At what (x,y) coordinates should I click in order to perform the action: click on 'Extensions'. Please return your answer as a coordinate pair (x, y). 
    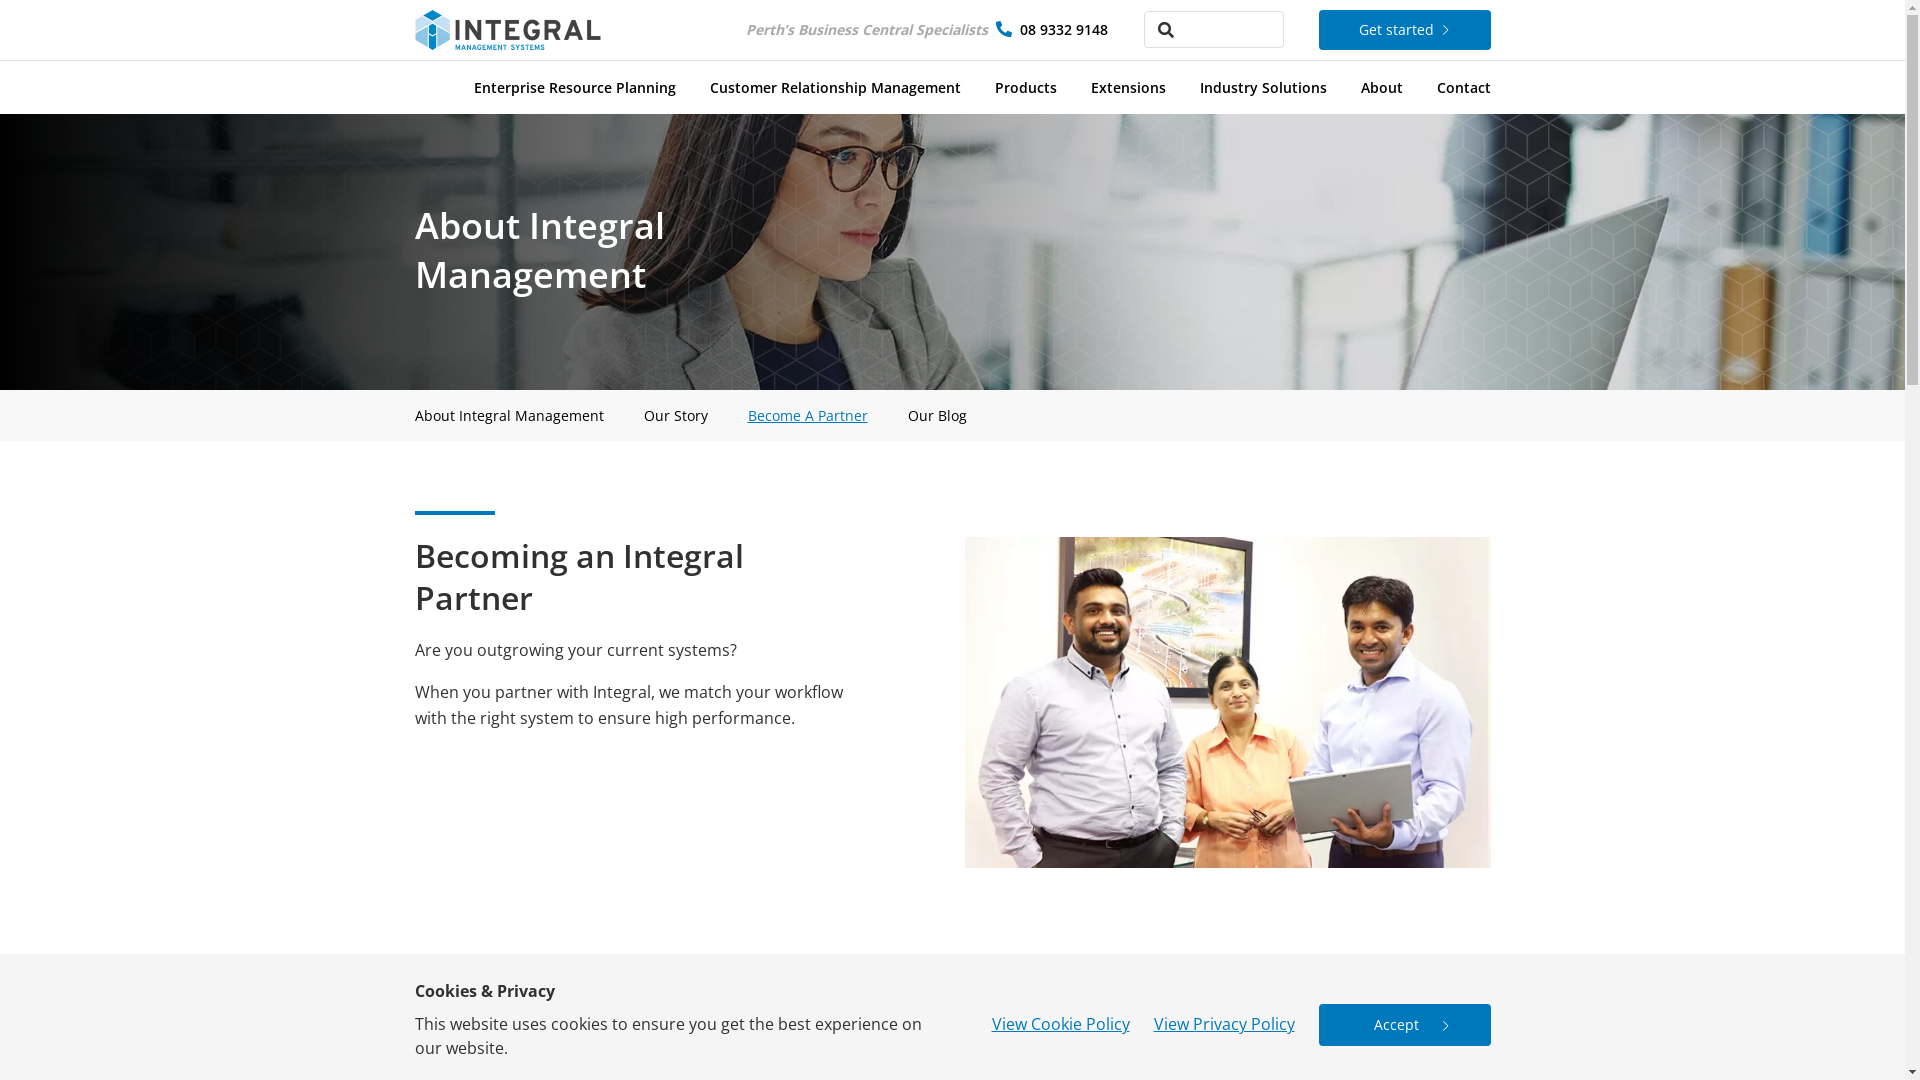
    Looking at the image, I should click on (1127, 82).